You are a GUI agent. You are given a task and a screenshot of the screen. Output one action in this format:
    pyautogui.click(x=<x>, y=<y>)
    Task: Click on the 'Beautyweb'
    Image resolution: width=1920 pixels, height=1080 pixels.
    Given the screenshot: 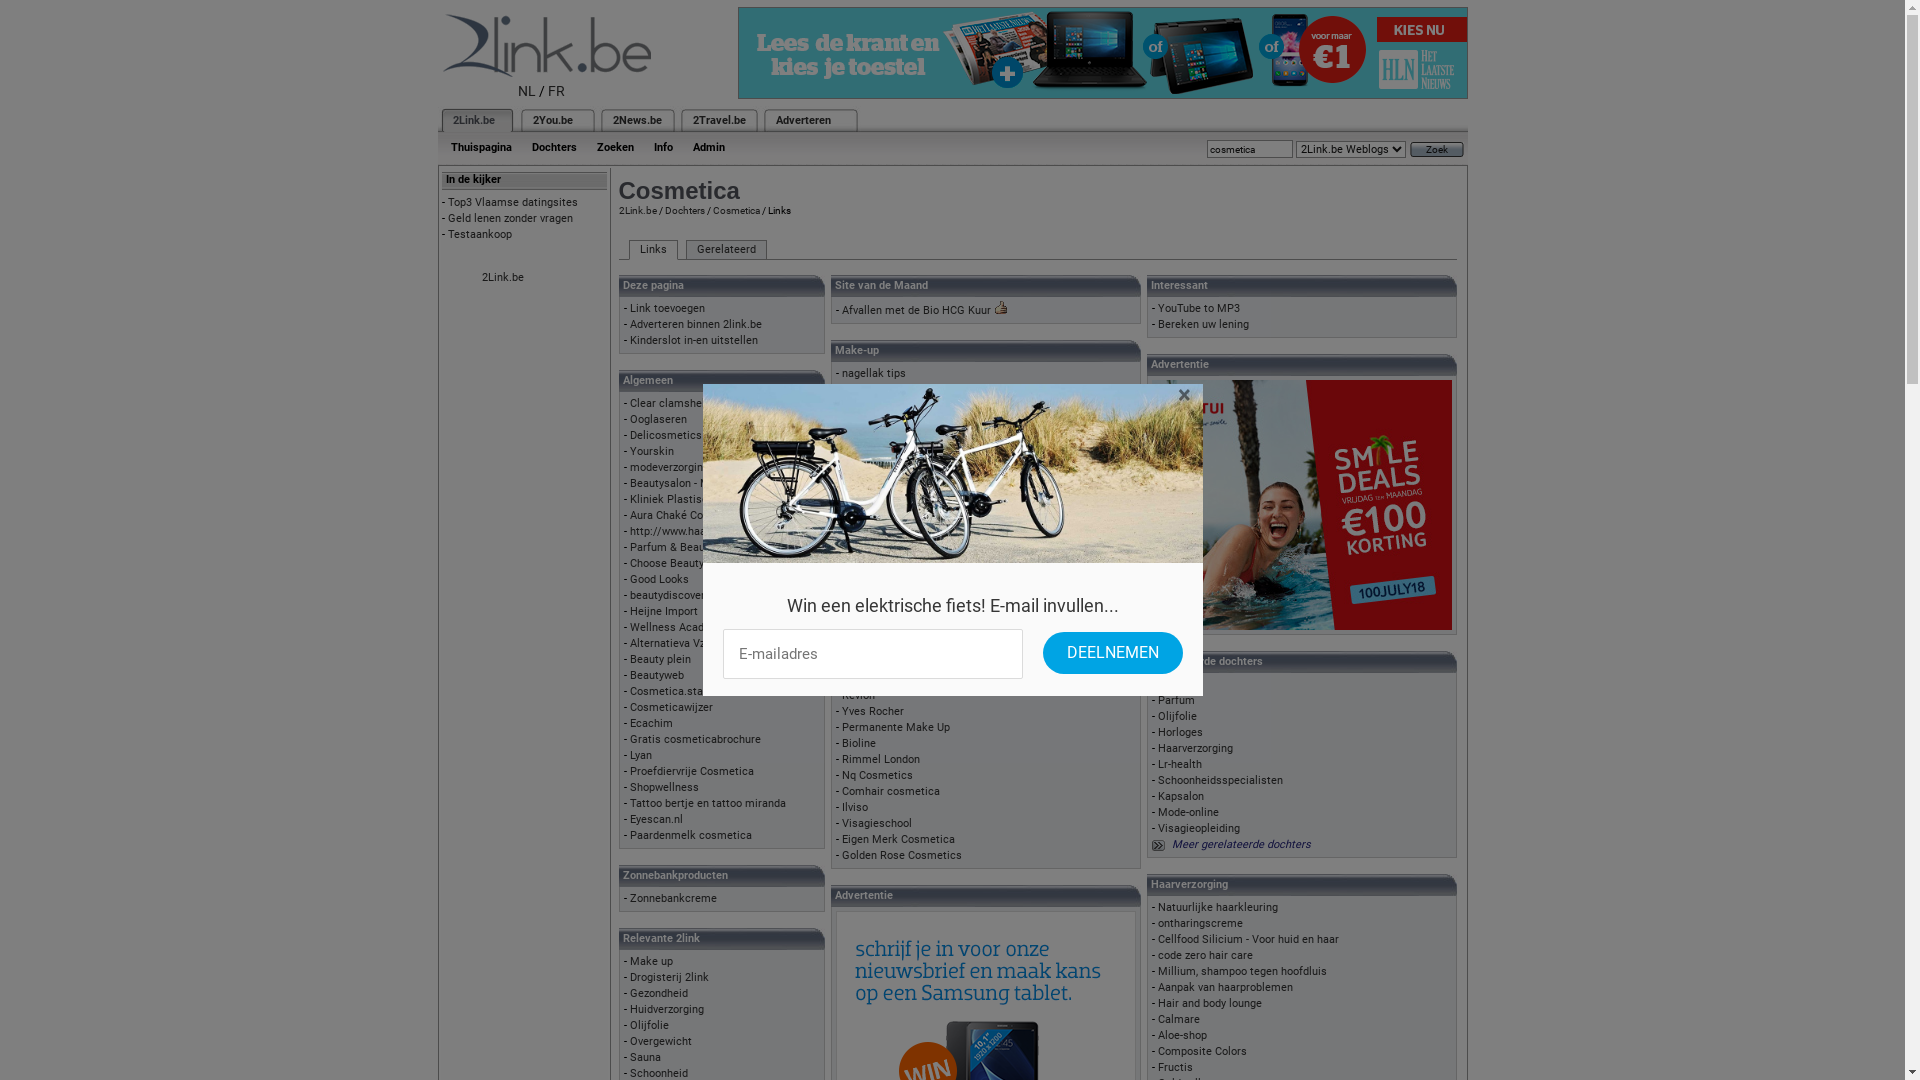 What is the action you would take?
    pyautogui.click(x=657, y=675)
    